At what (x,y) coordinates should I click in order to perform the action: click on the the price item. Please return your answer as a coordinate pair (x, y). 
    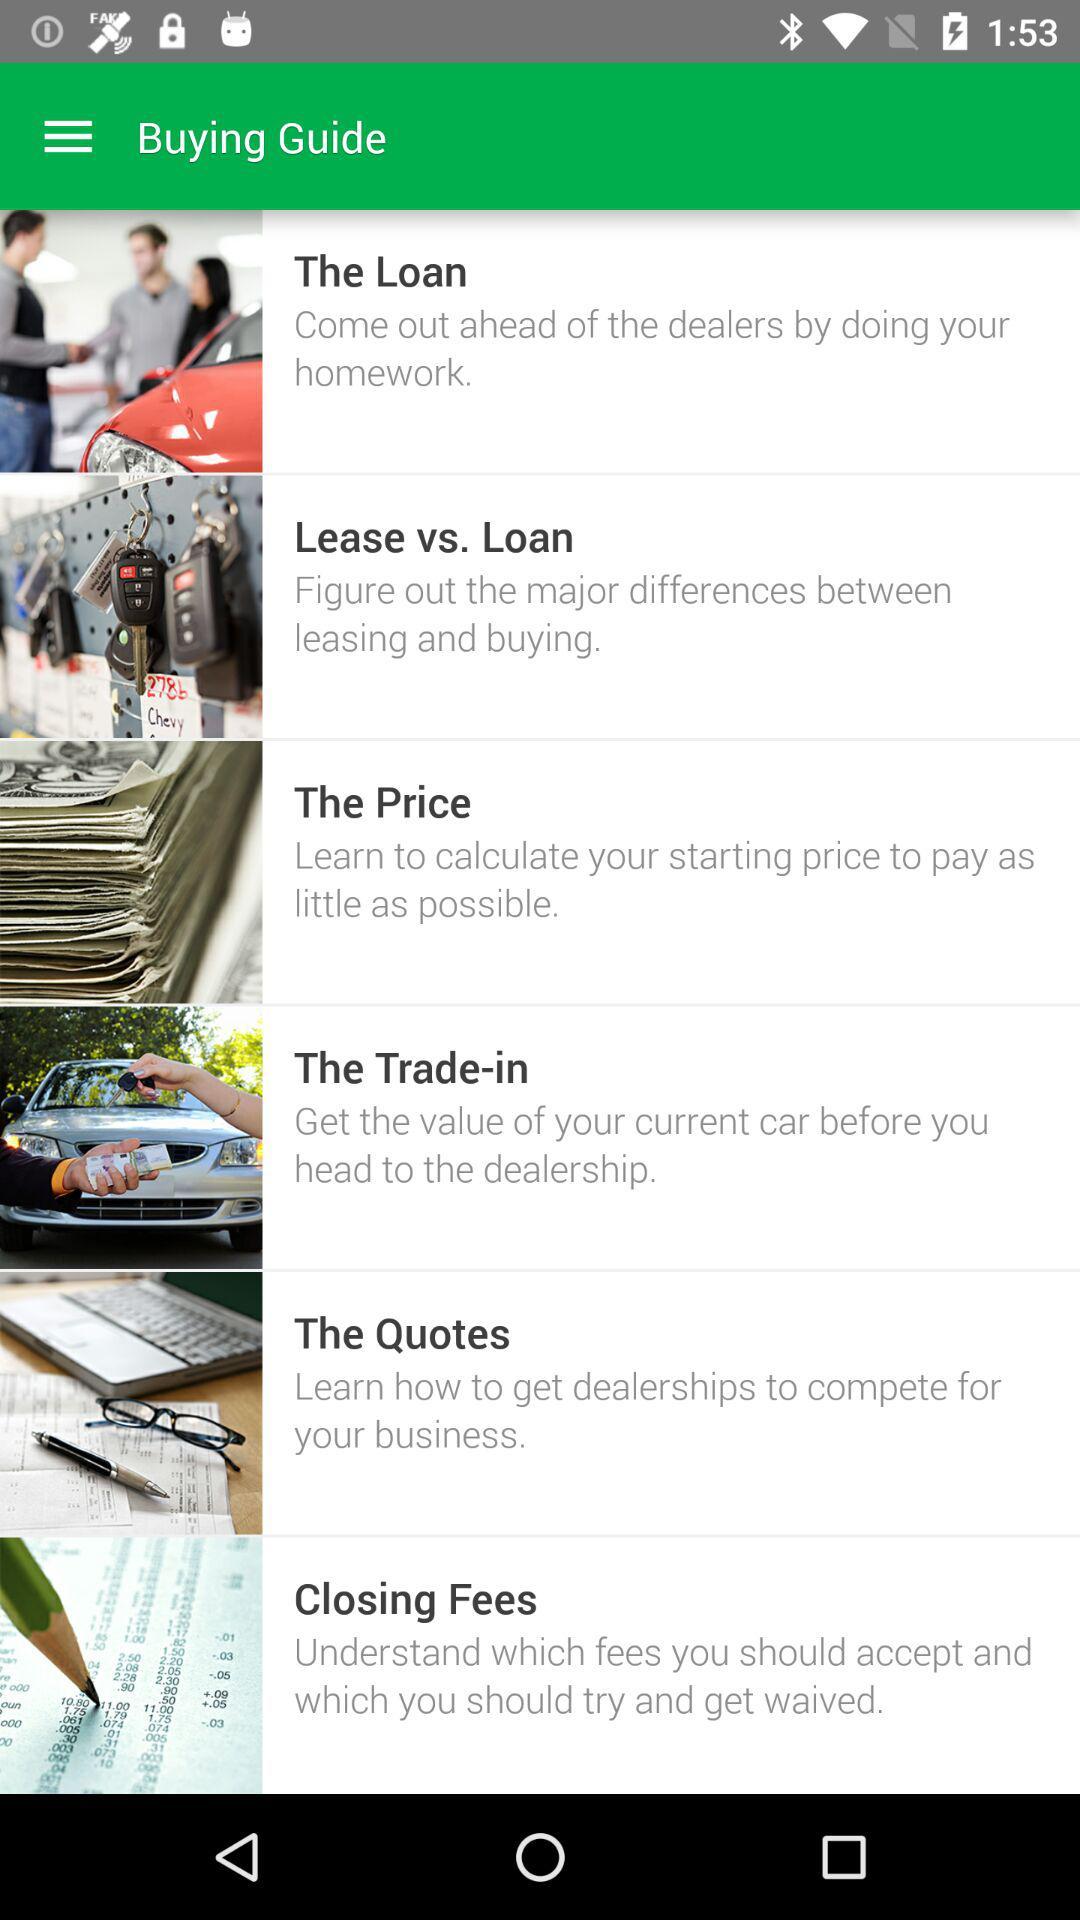
    Looking at the image, I should click on (382, 801).